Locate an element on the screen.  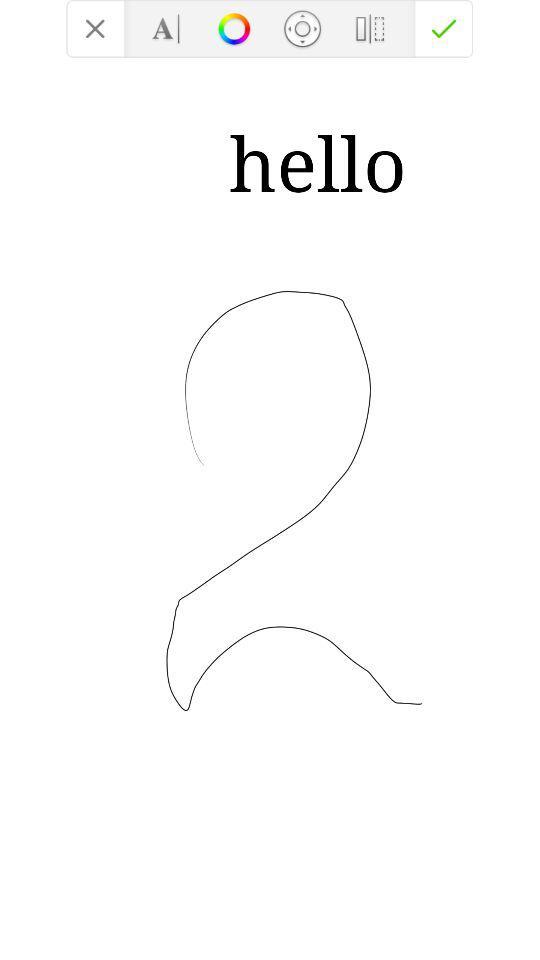
move image is located at coordinates (301, 27).